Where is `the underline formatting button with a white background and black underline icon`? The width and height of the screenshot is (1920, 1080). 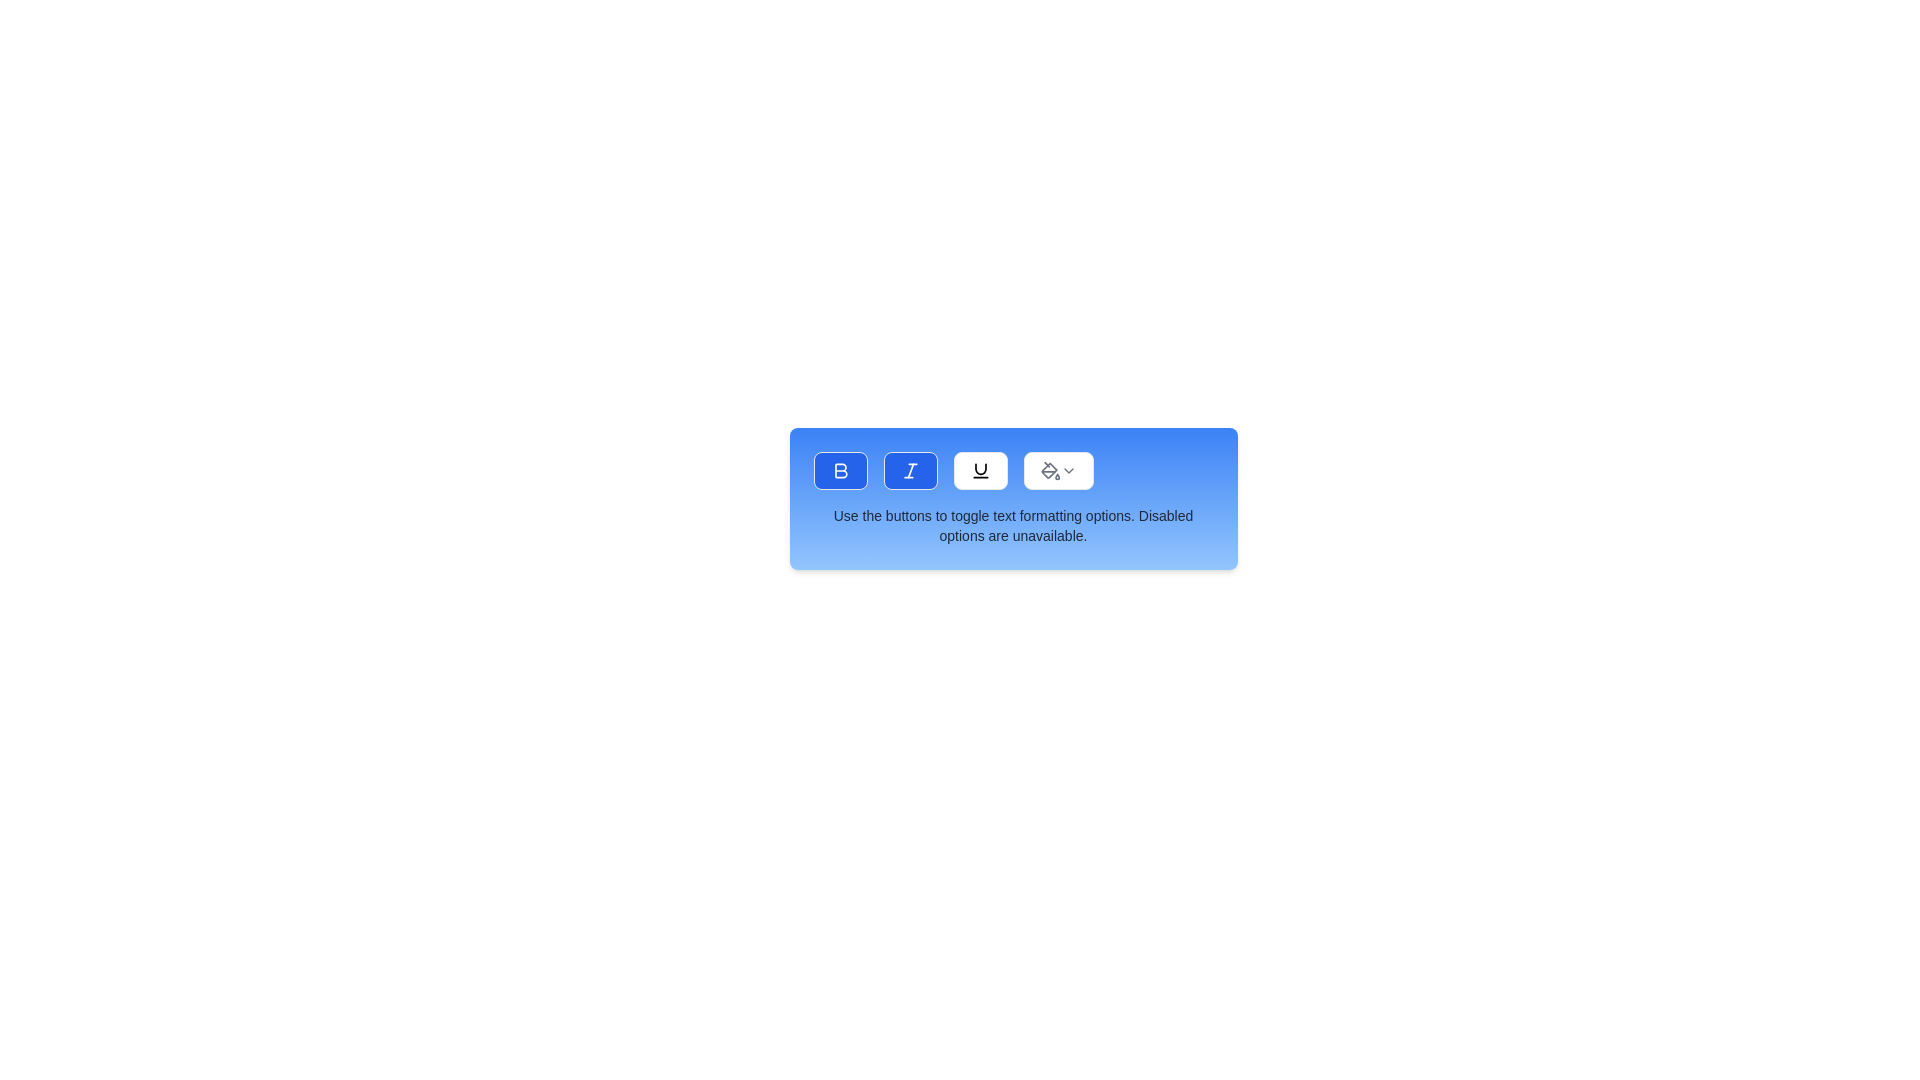
the underline formatting button with a white background and black underline icon is located at coordinates (980, 470).